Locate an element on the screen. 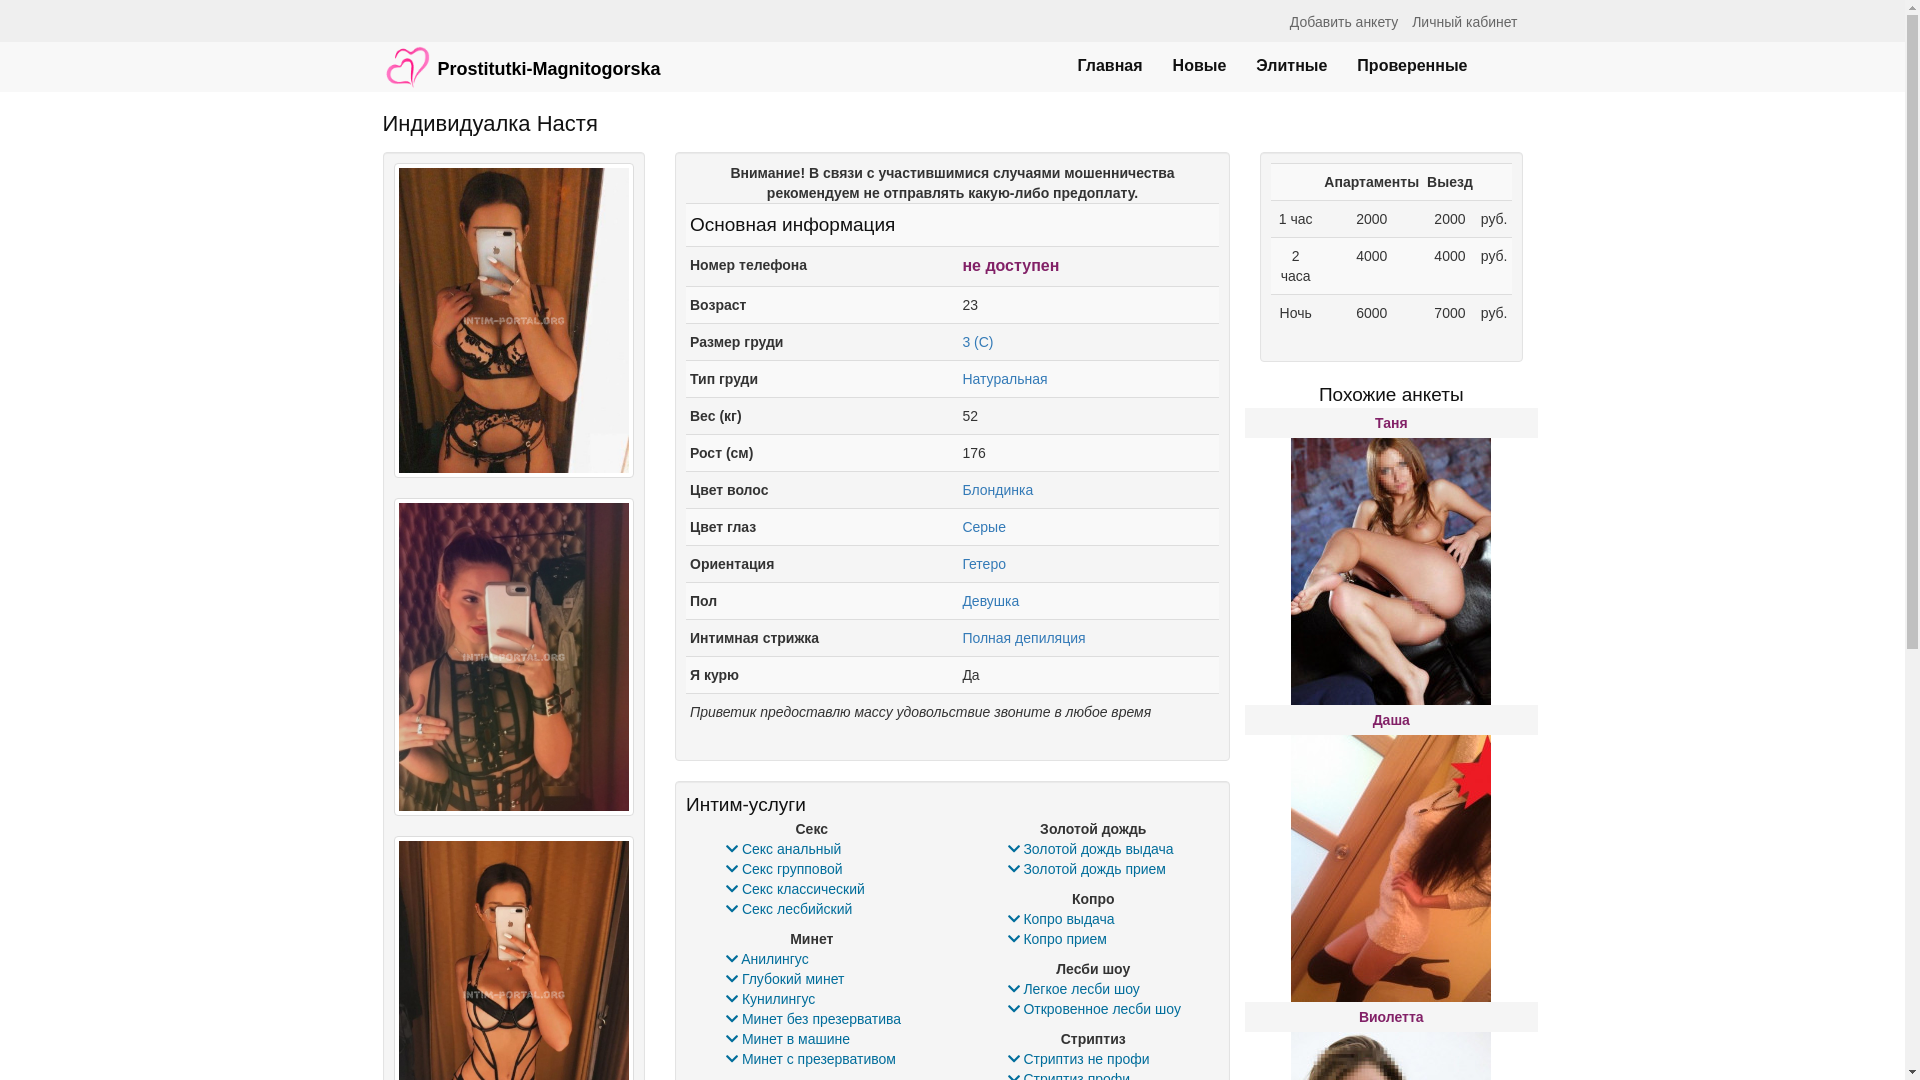 This screenshot has height=1080, width=1920. 'Prostitutki-Magnitogorska' is located at coordinates (522, 56).